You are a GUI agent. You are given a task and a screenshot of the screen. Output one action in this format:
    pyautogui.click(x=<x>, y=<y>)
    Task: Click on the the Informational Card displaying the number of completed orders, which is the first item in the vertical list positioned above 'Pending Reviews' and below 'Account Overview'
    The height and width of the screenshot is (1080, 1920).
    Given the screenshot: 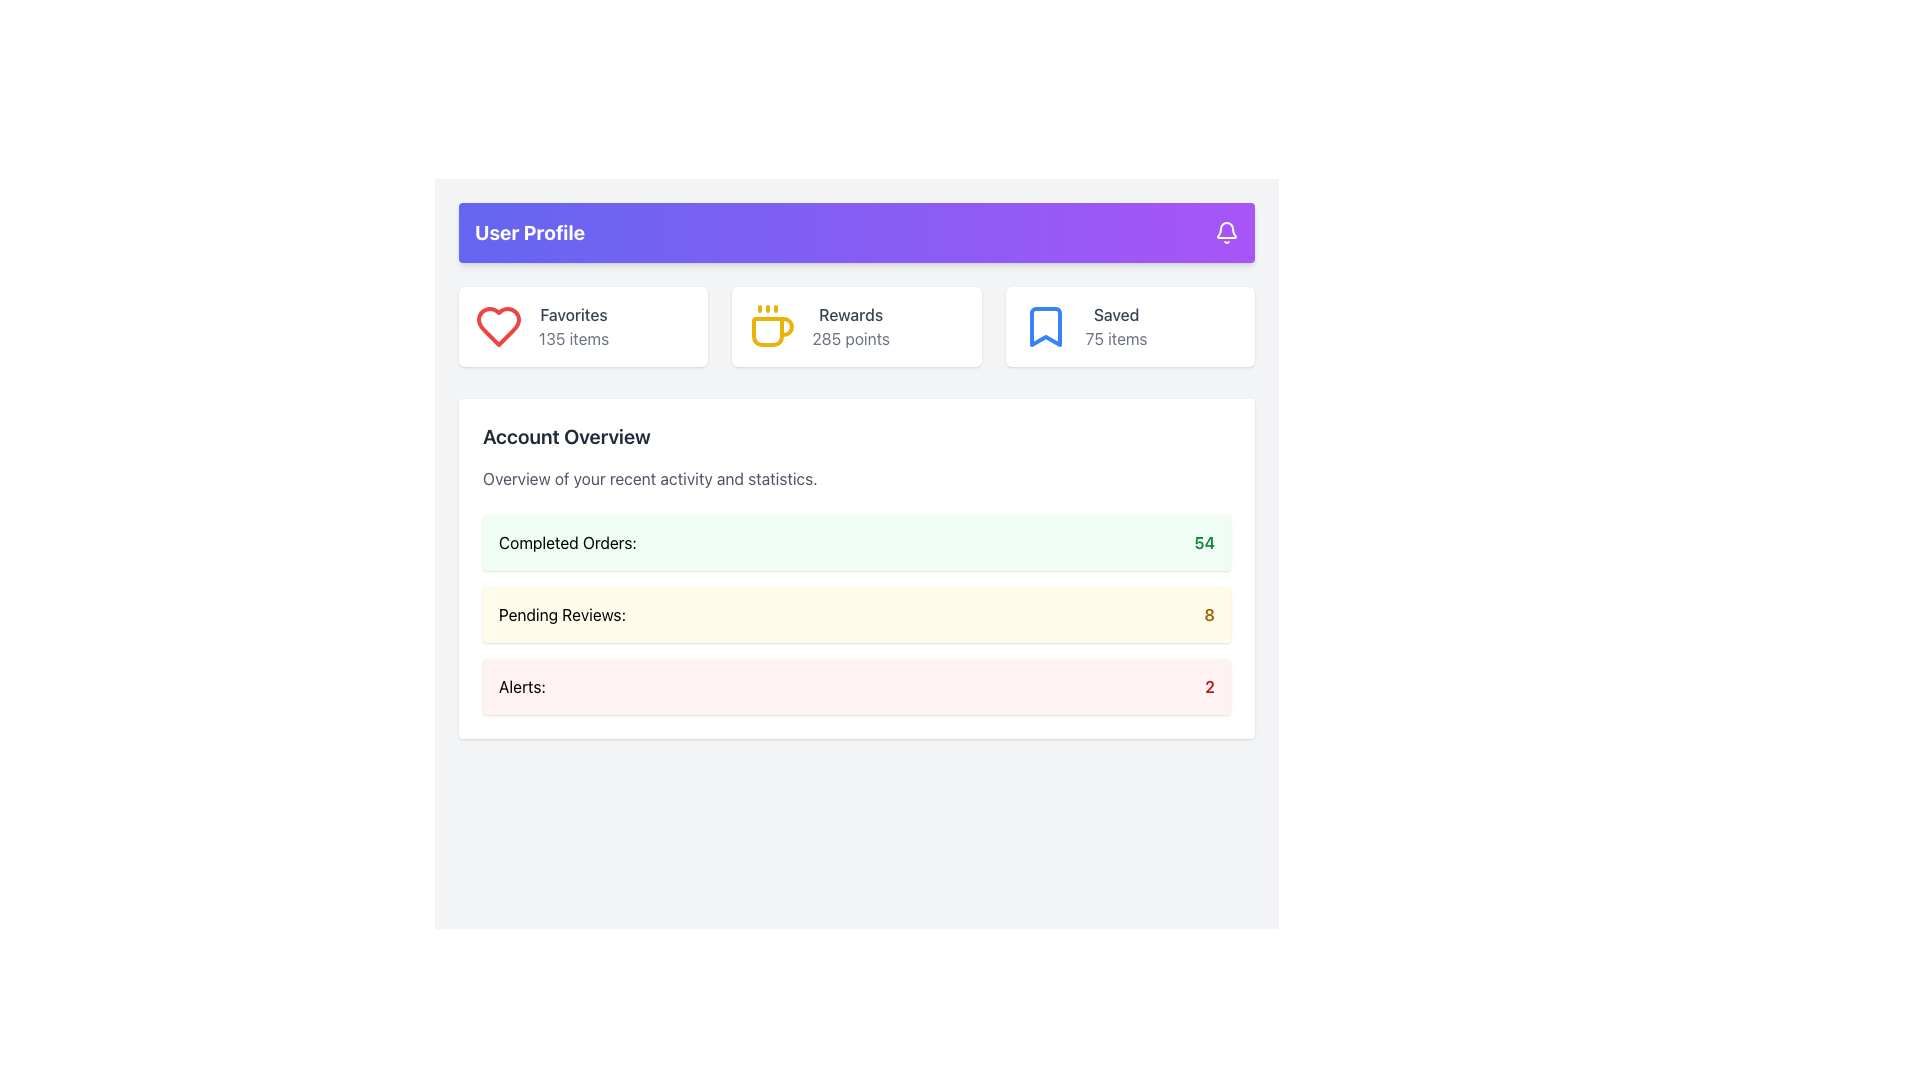 What is the action you would take?
    pyautogui.click(x=857, y=543)
    